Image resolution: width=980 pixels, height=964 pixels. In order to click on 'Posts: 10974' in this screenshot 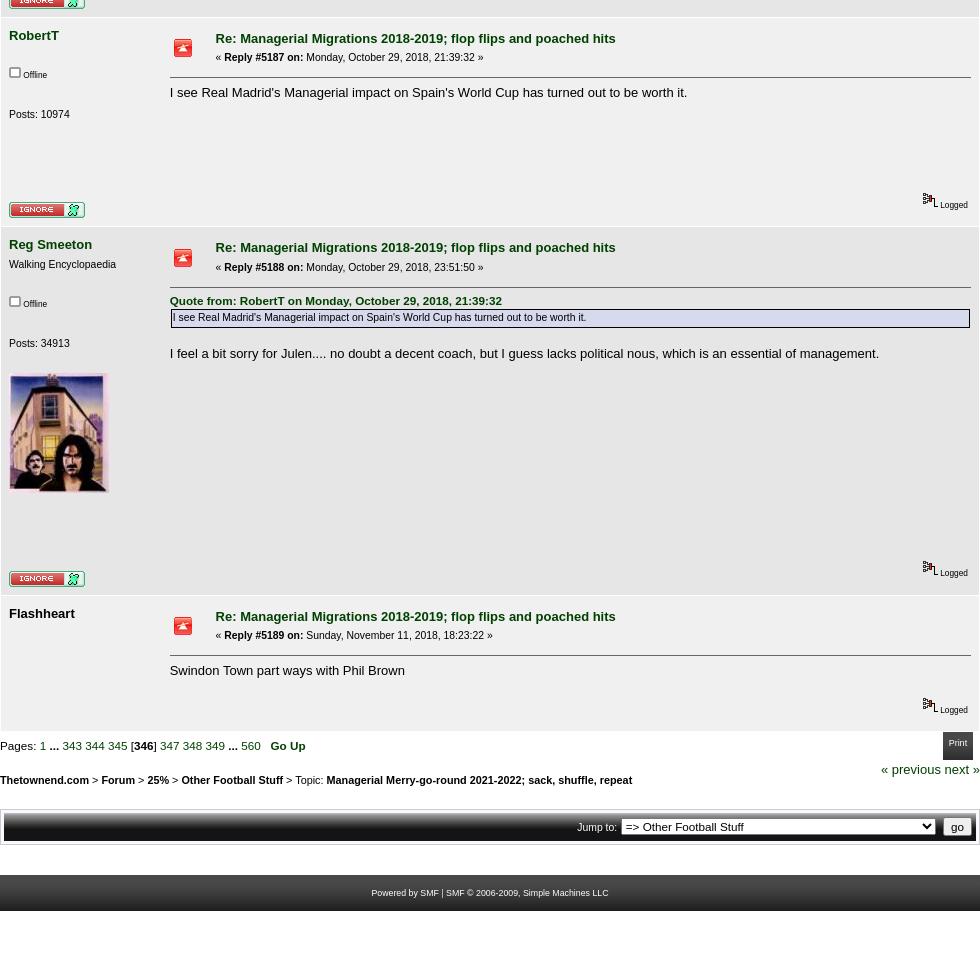, I will do `click(39, 112)`.